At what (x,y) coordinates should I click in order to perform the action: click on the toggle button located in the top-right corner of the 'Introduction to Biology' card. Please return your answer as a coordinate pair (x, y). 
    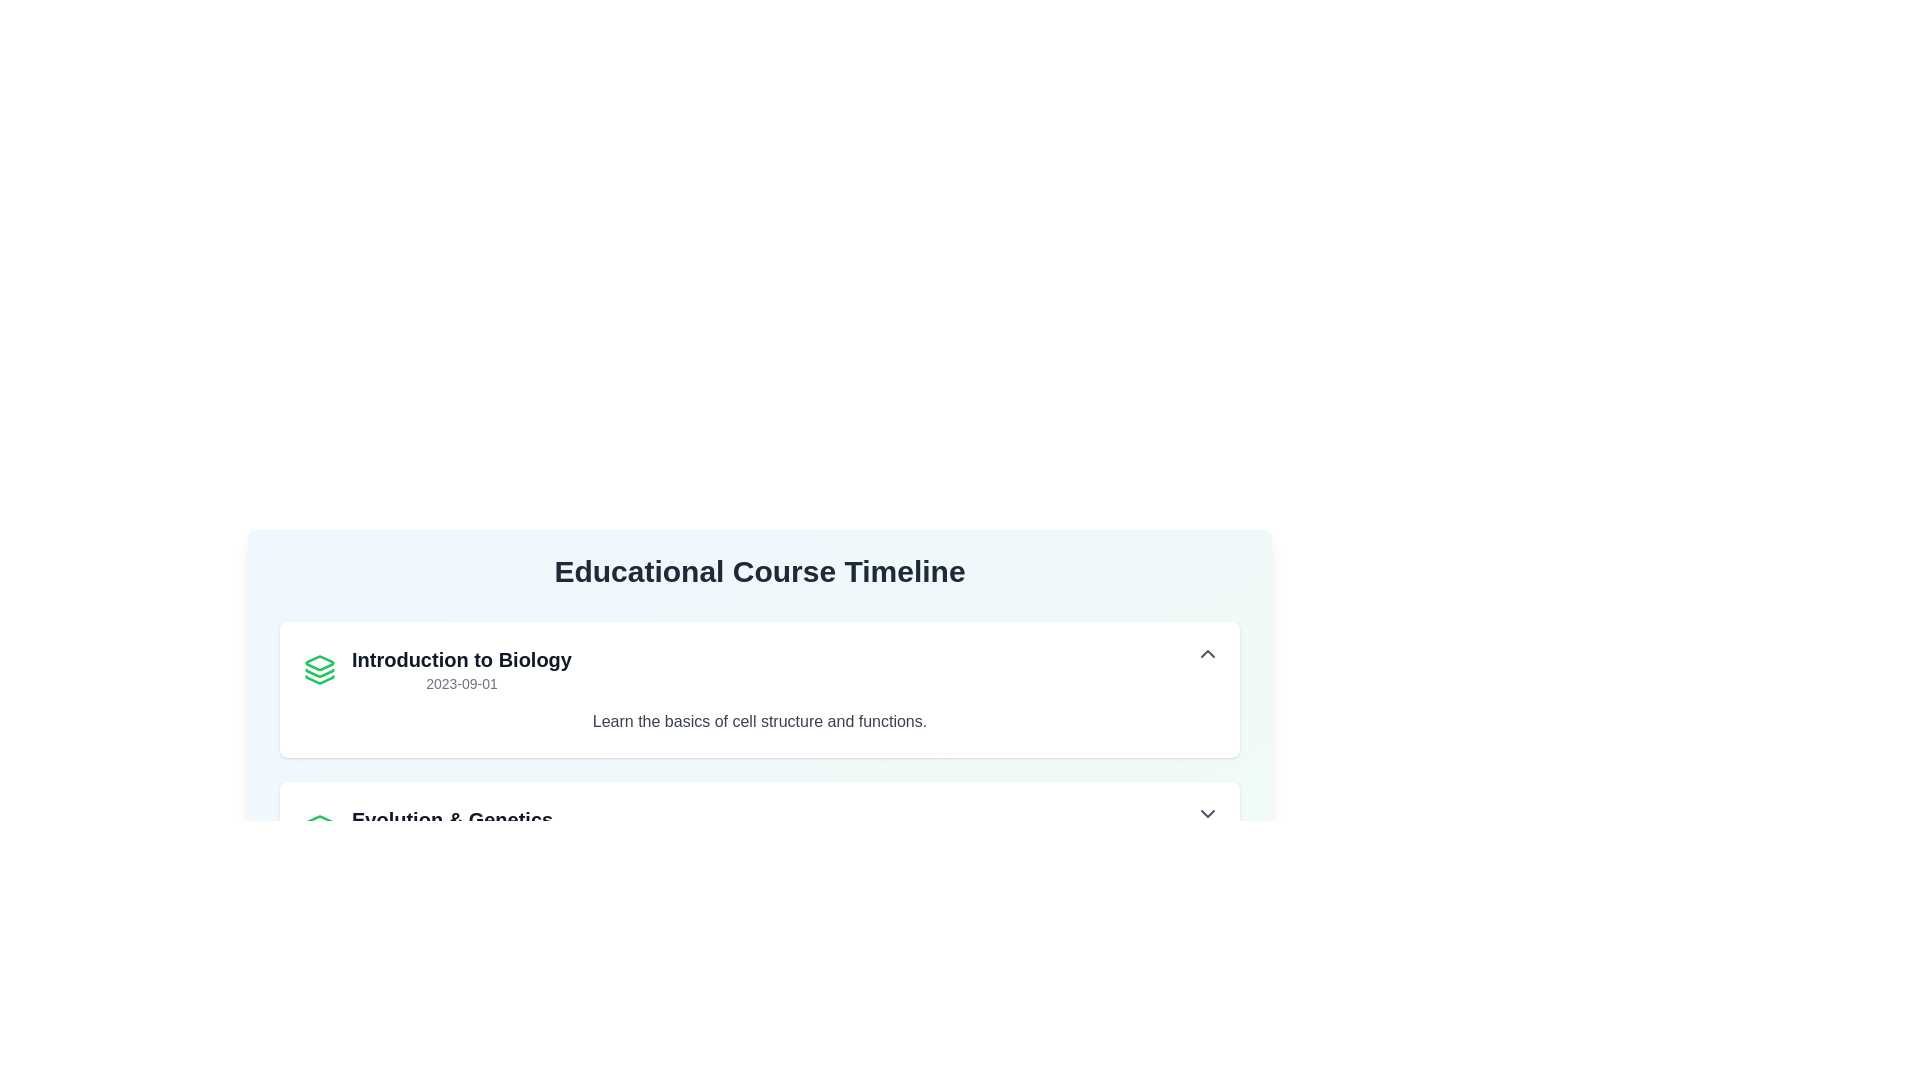
    Looking at the image, I should click on (1207, 654).